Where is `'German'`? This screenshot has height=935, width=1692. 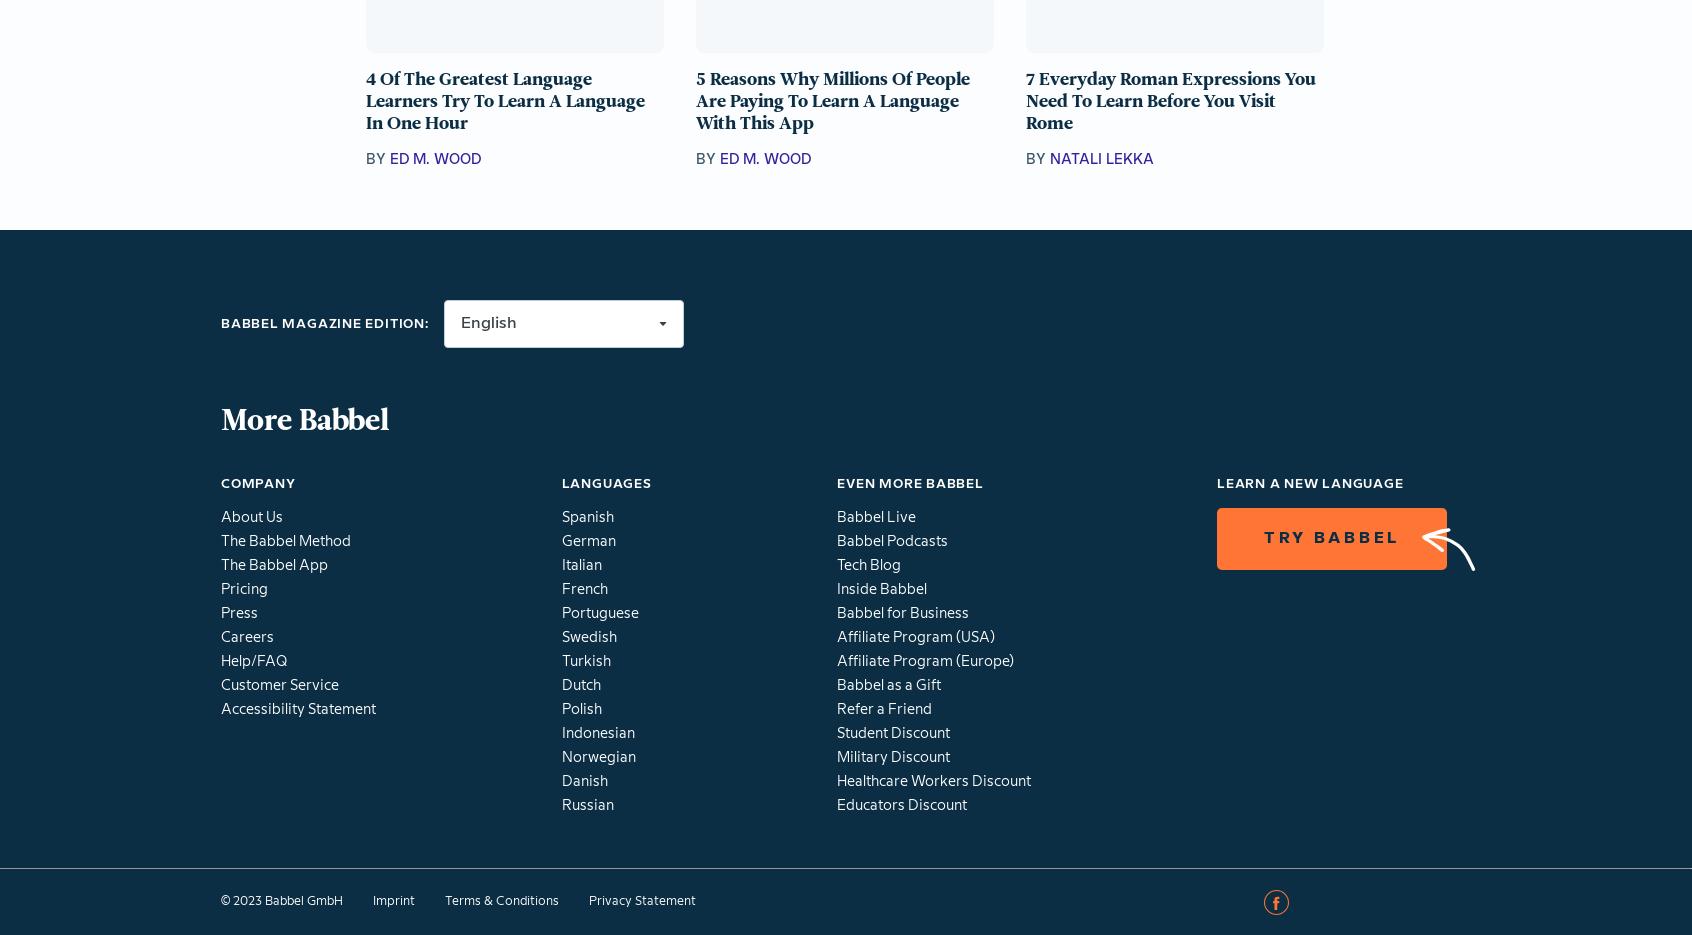
'German' is located at coordinates (561, 541).